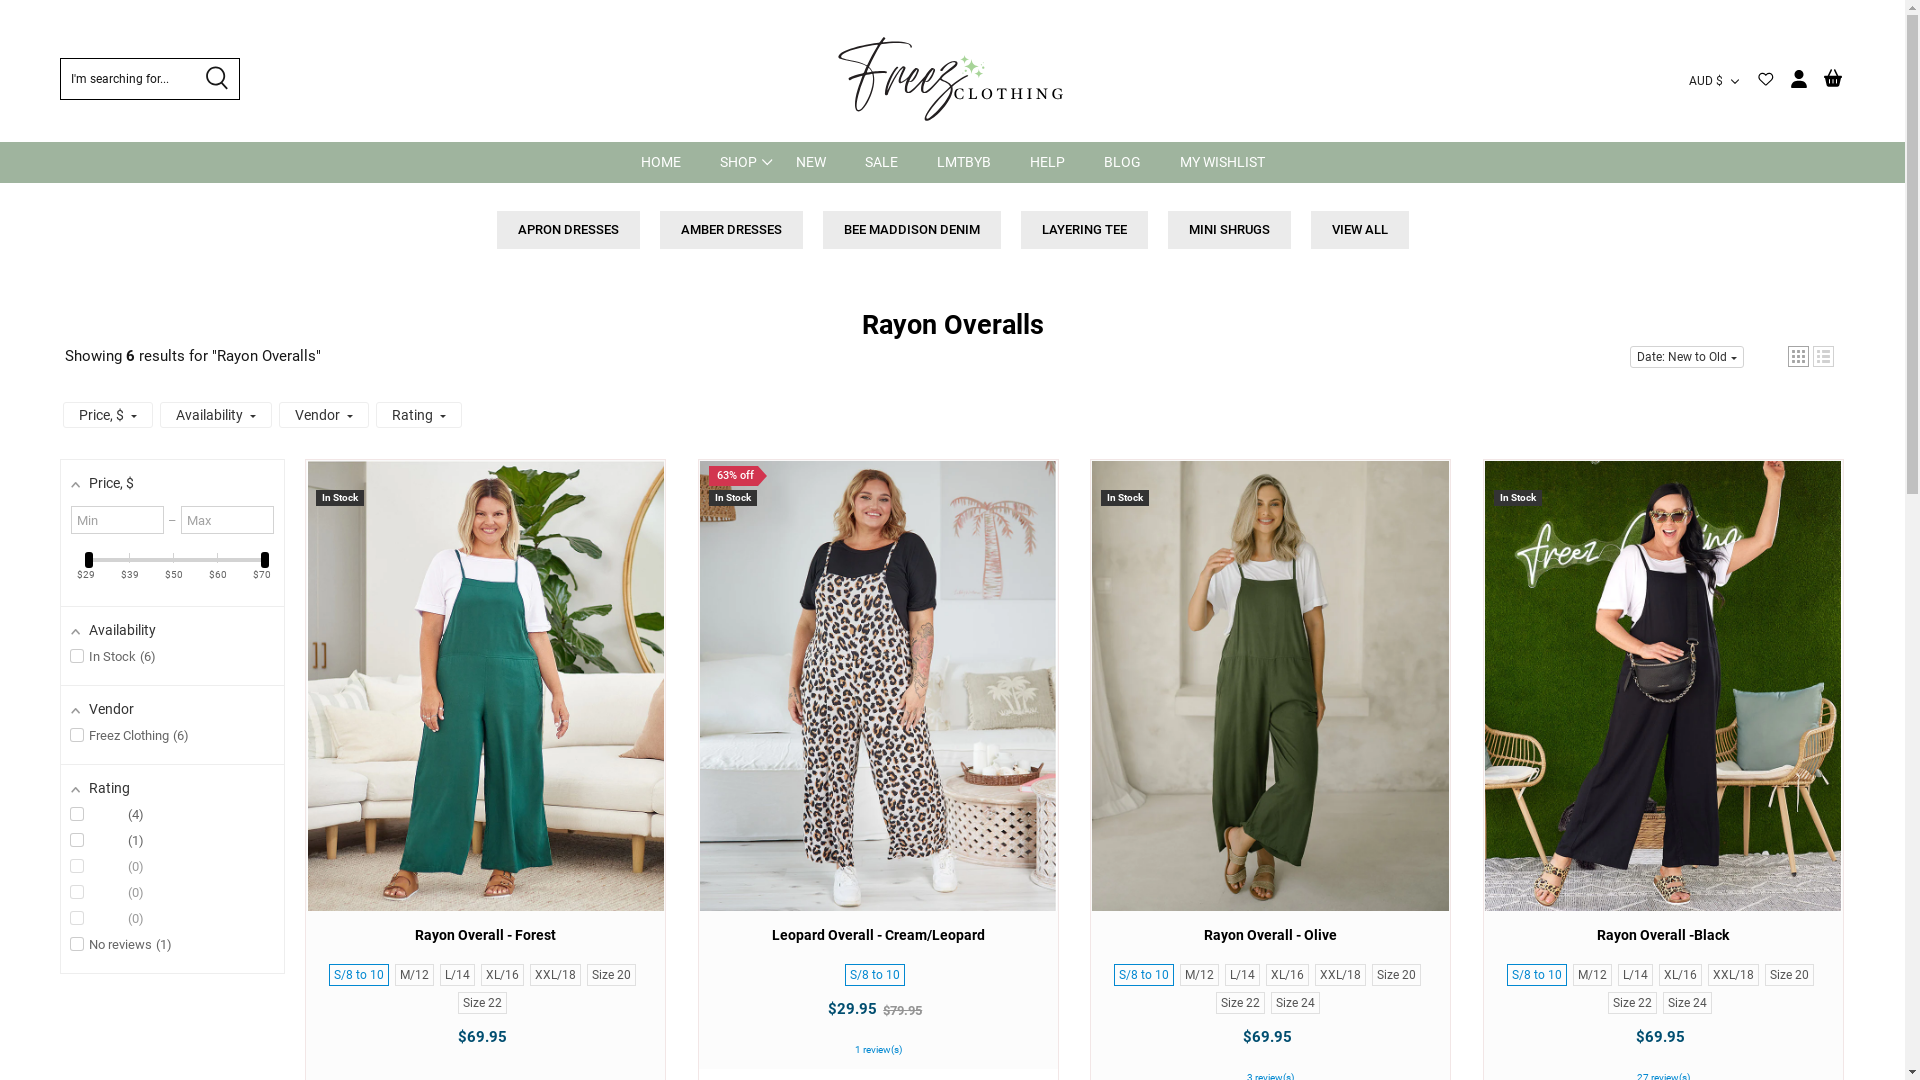  Describe the element at coordinates (1082, 229) in the screenshot. I see `'LAYERING TEE'` at that location.